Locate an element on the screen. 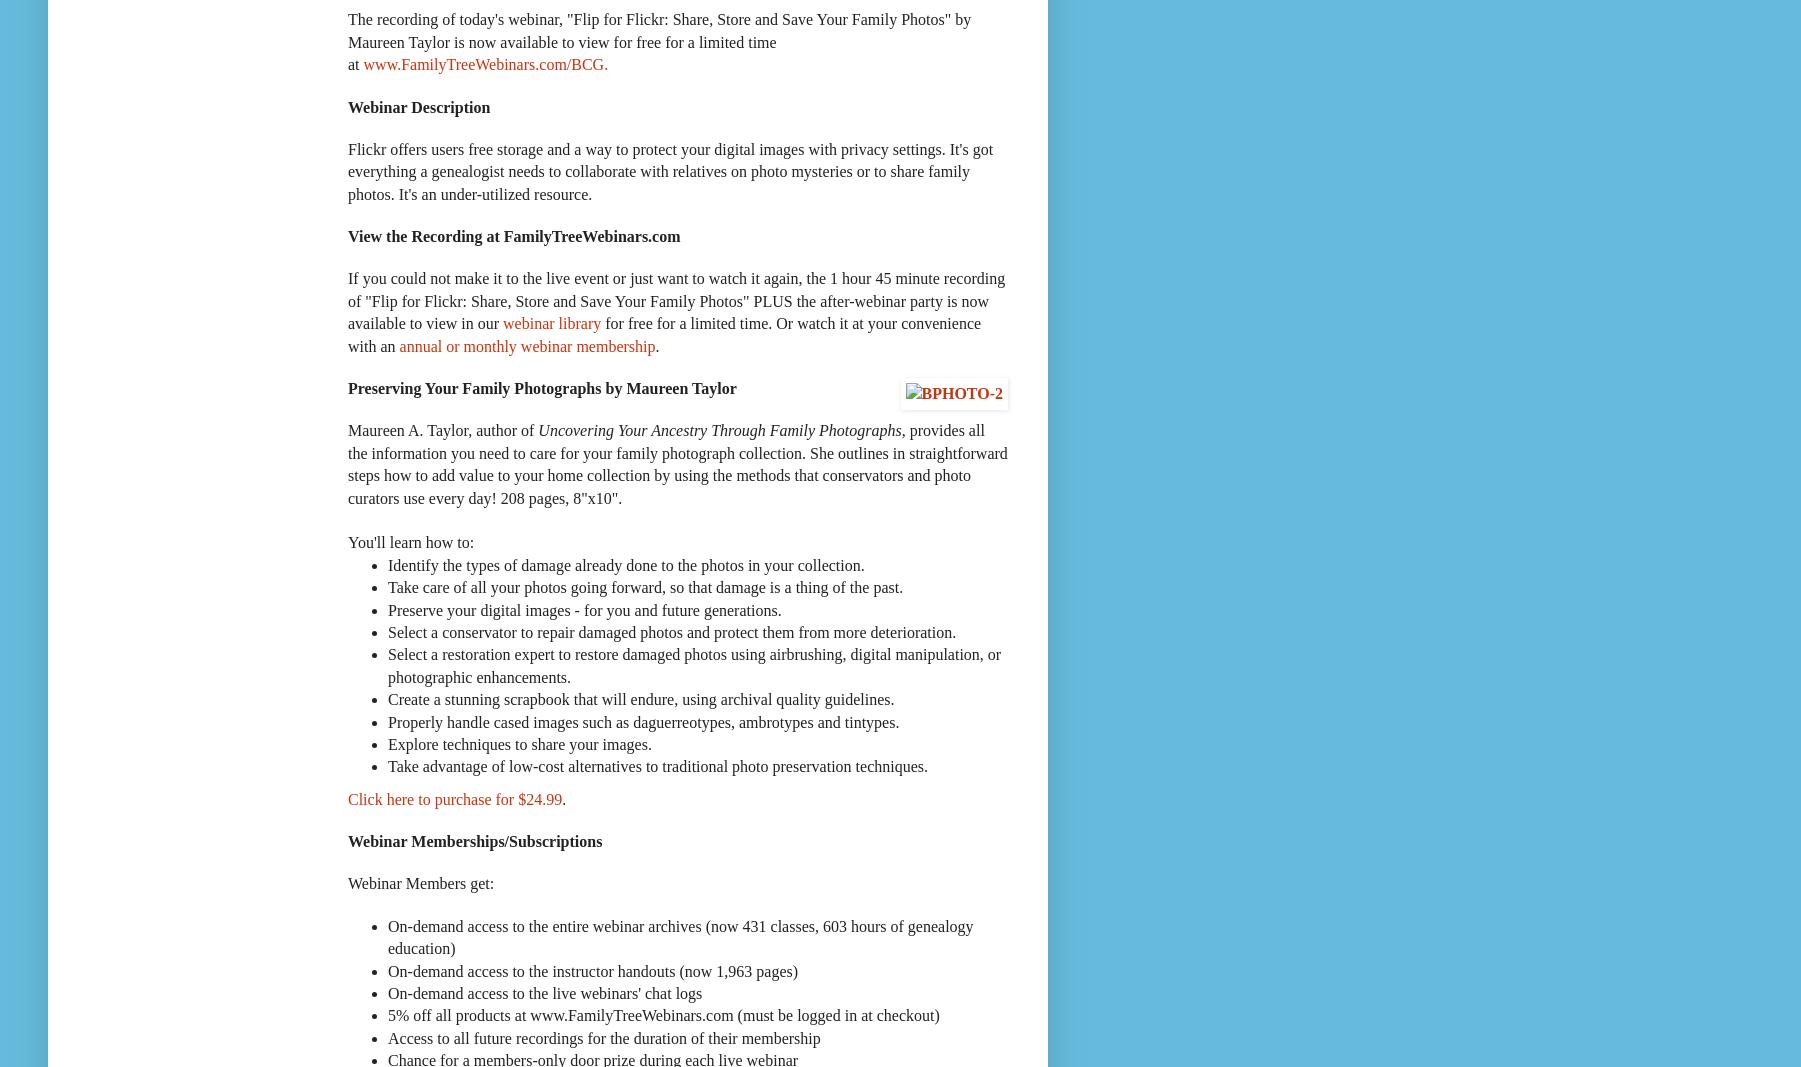  'Properly handle cased images such as daguerreotypes, ambrotypes and tintypes.' is located at coordinates (387, 720).